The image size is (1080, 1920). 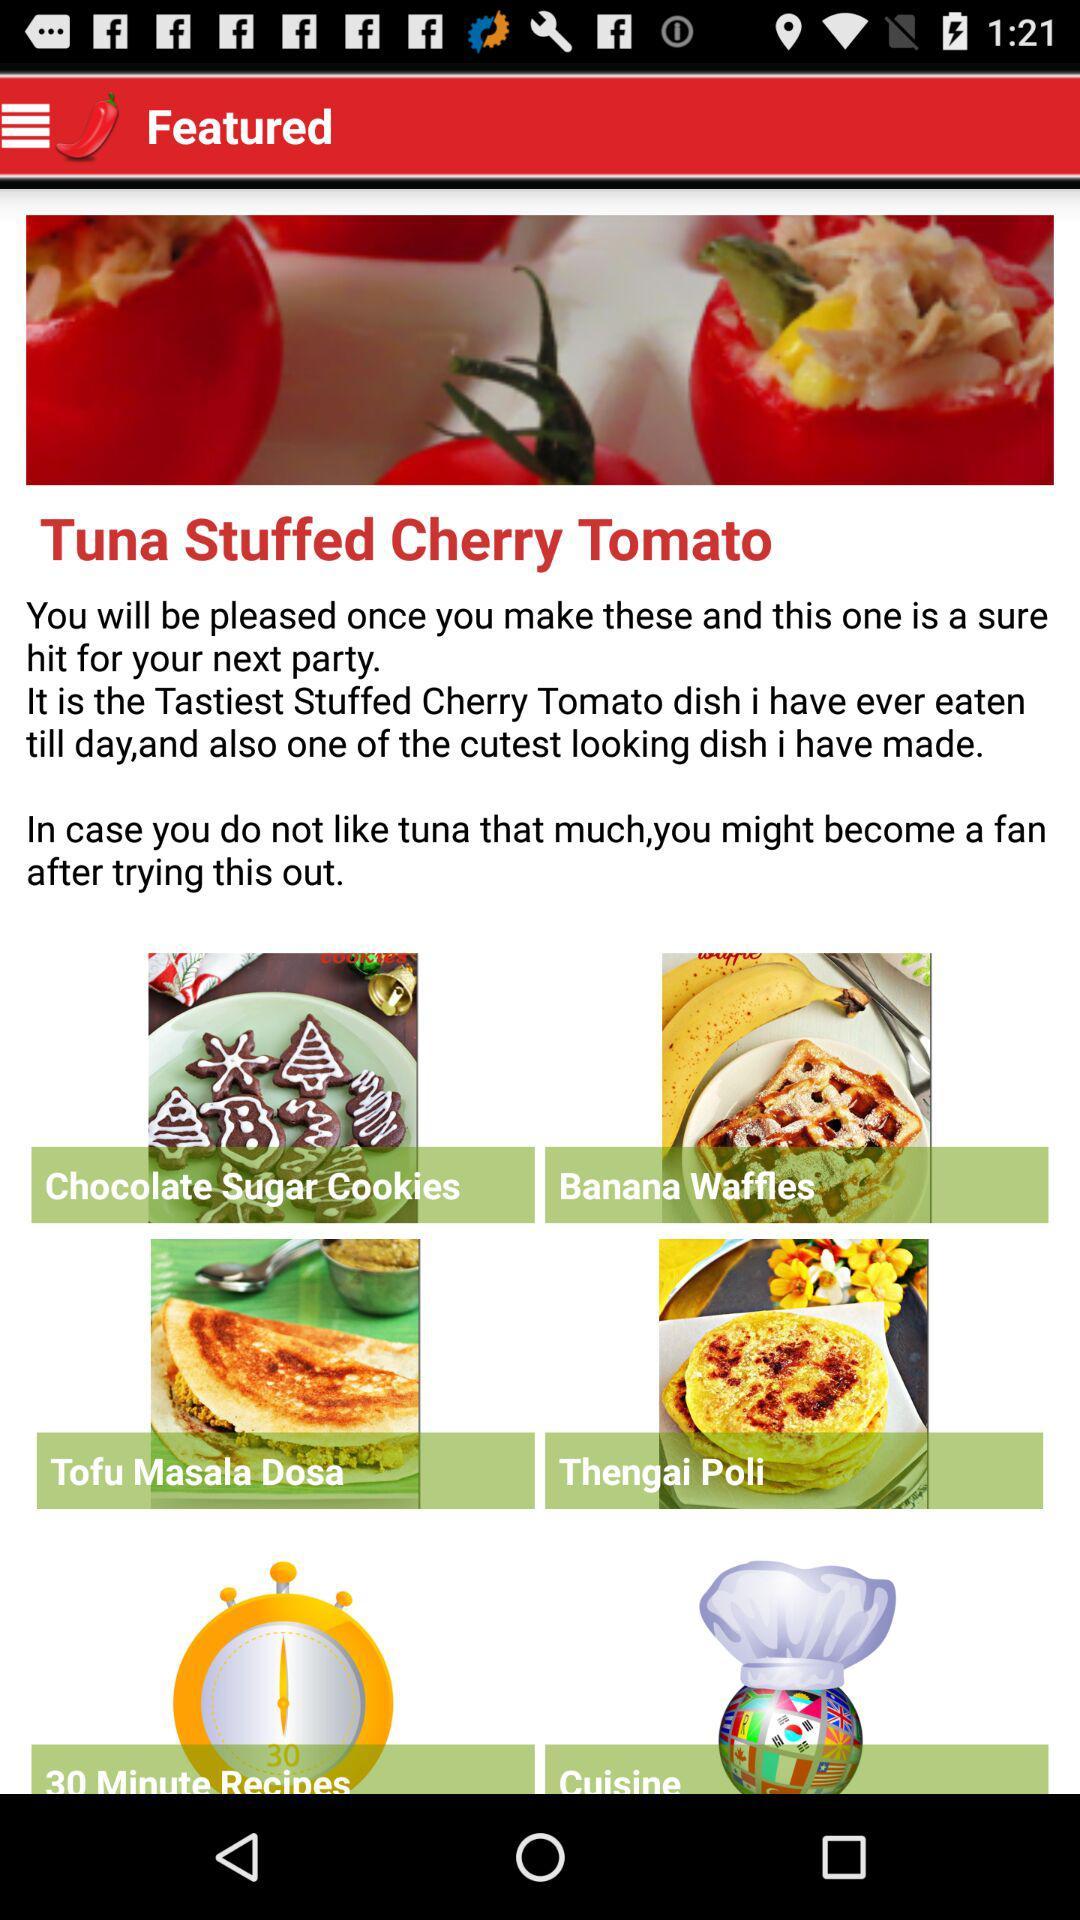 What do you see at coordinates (540, 350) in the screenshot?
I see `open main menu picture` at bounding box center [540, 350].